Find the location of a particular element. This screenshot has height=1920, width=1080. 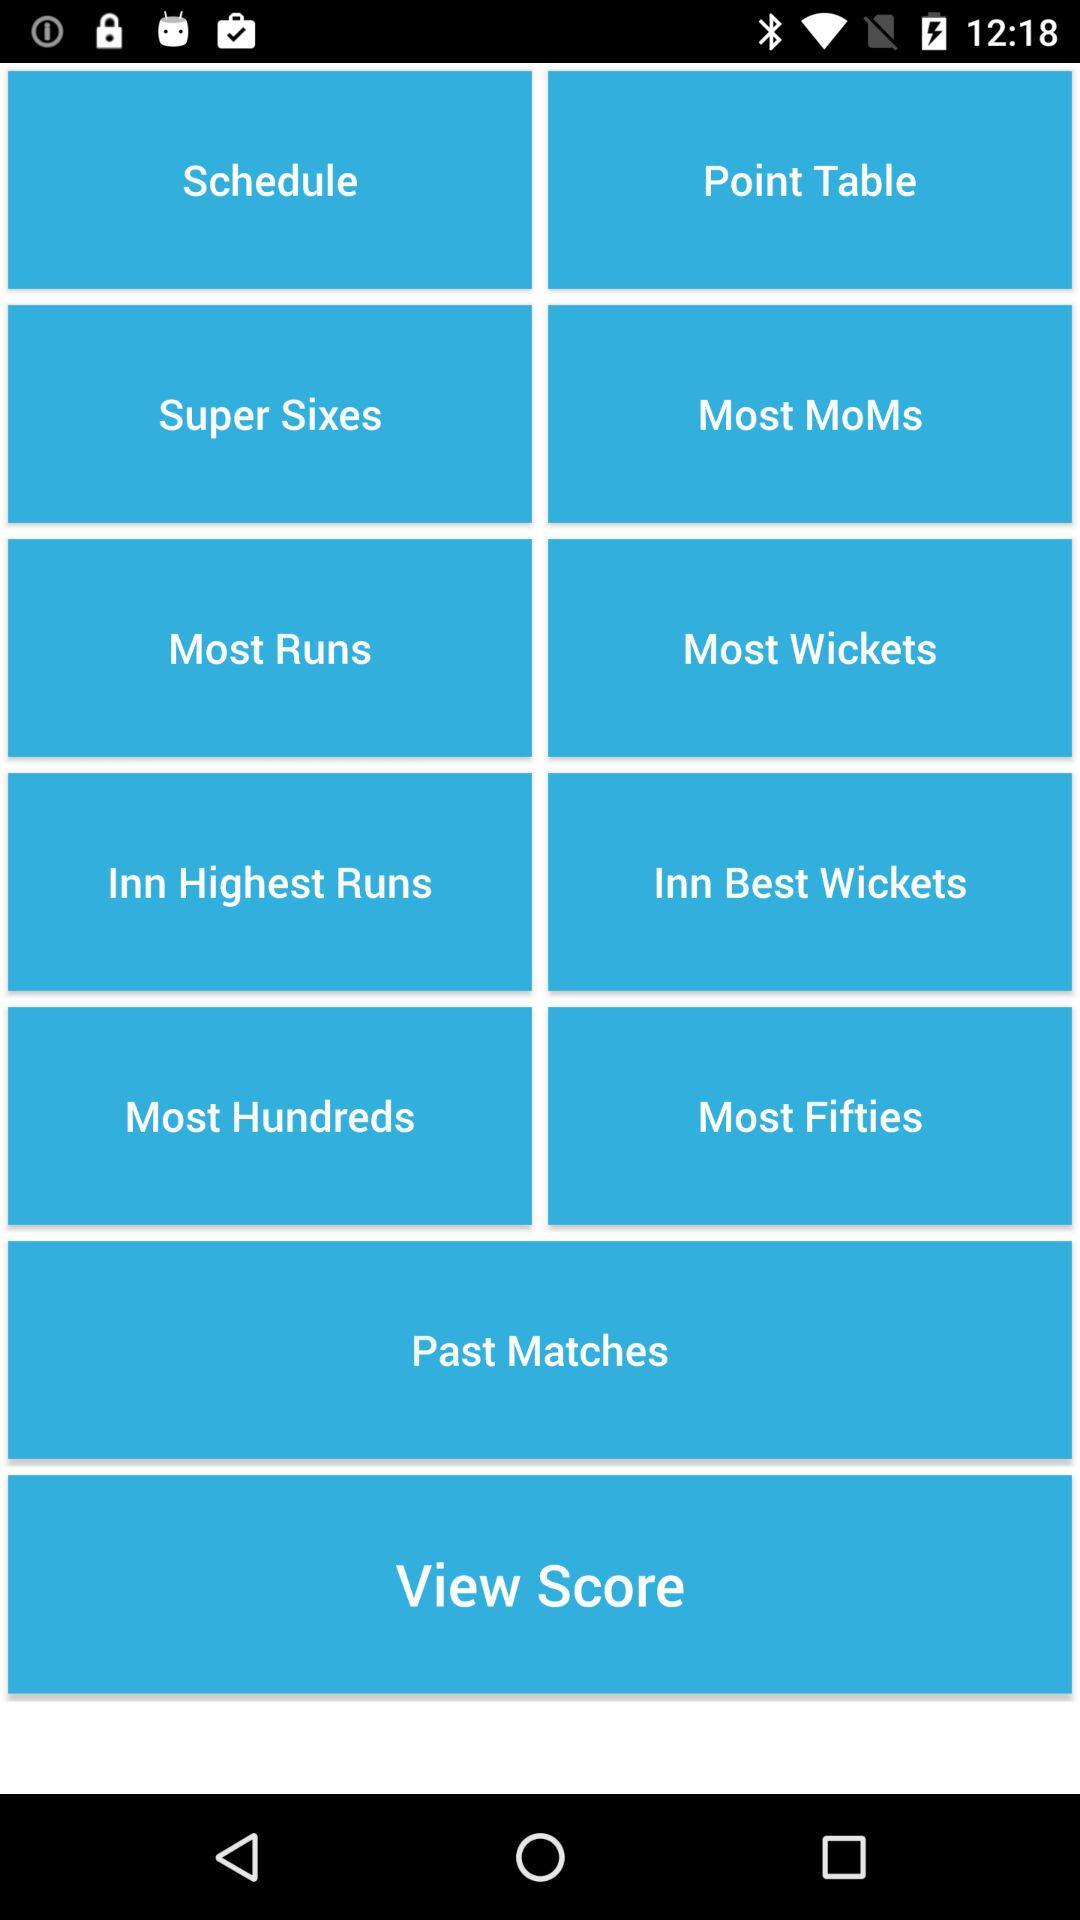

item to the right of inn highest runs item is located at coordinates (810, 1115).